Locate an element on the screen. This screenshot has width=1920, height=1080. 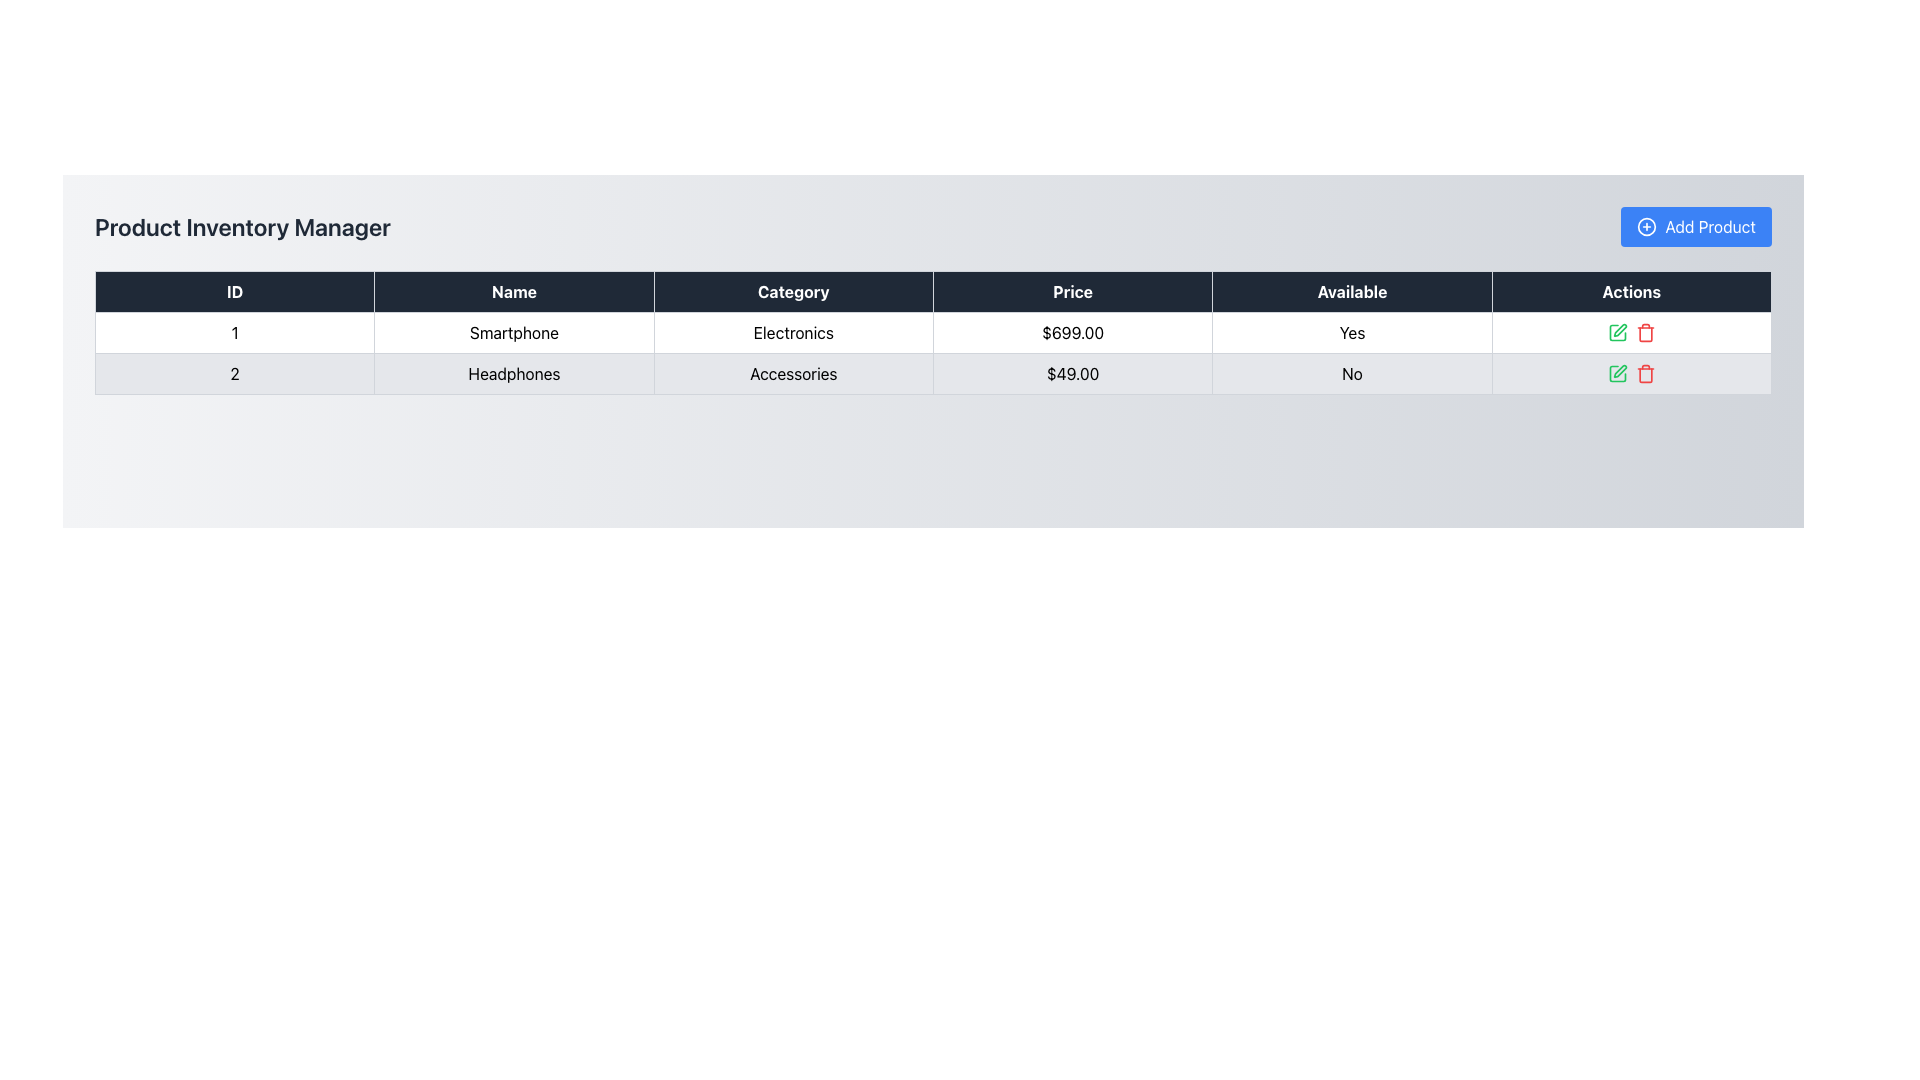
the static text display showing the price of a product in the second row of the 'Product Inventory Manager' table located in the 'Price' column is located at coordinates (1072, 374).